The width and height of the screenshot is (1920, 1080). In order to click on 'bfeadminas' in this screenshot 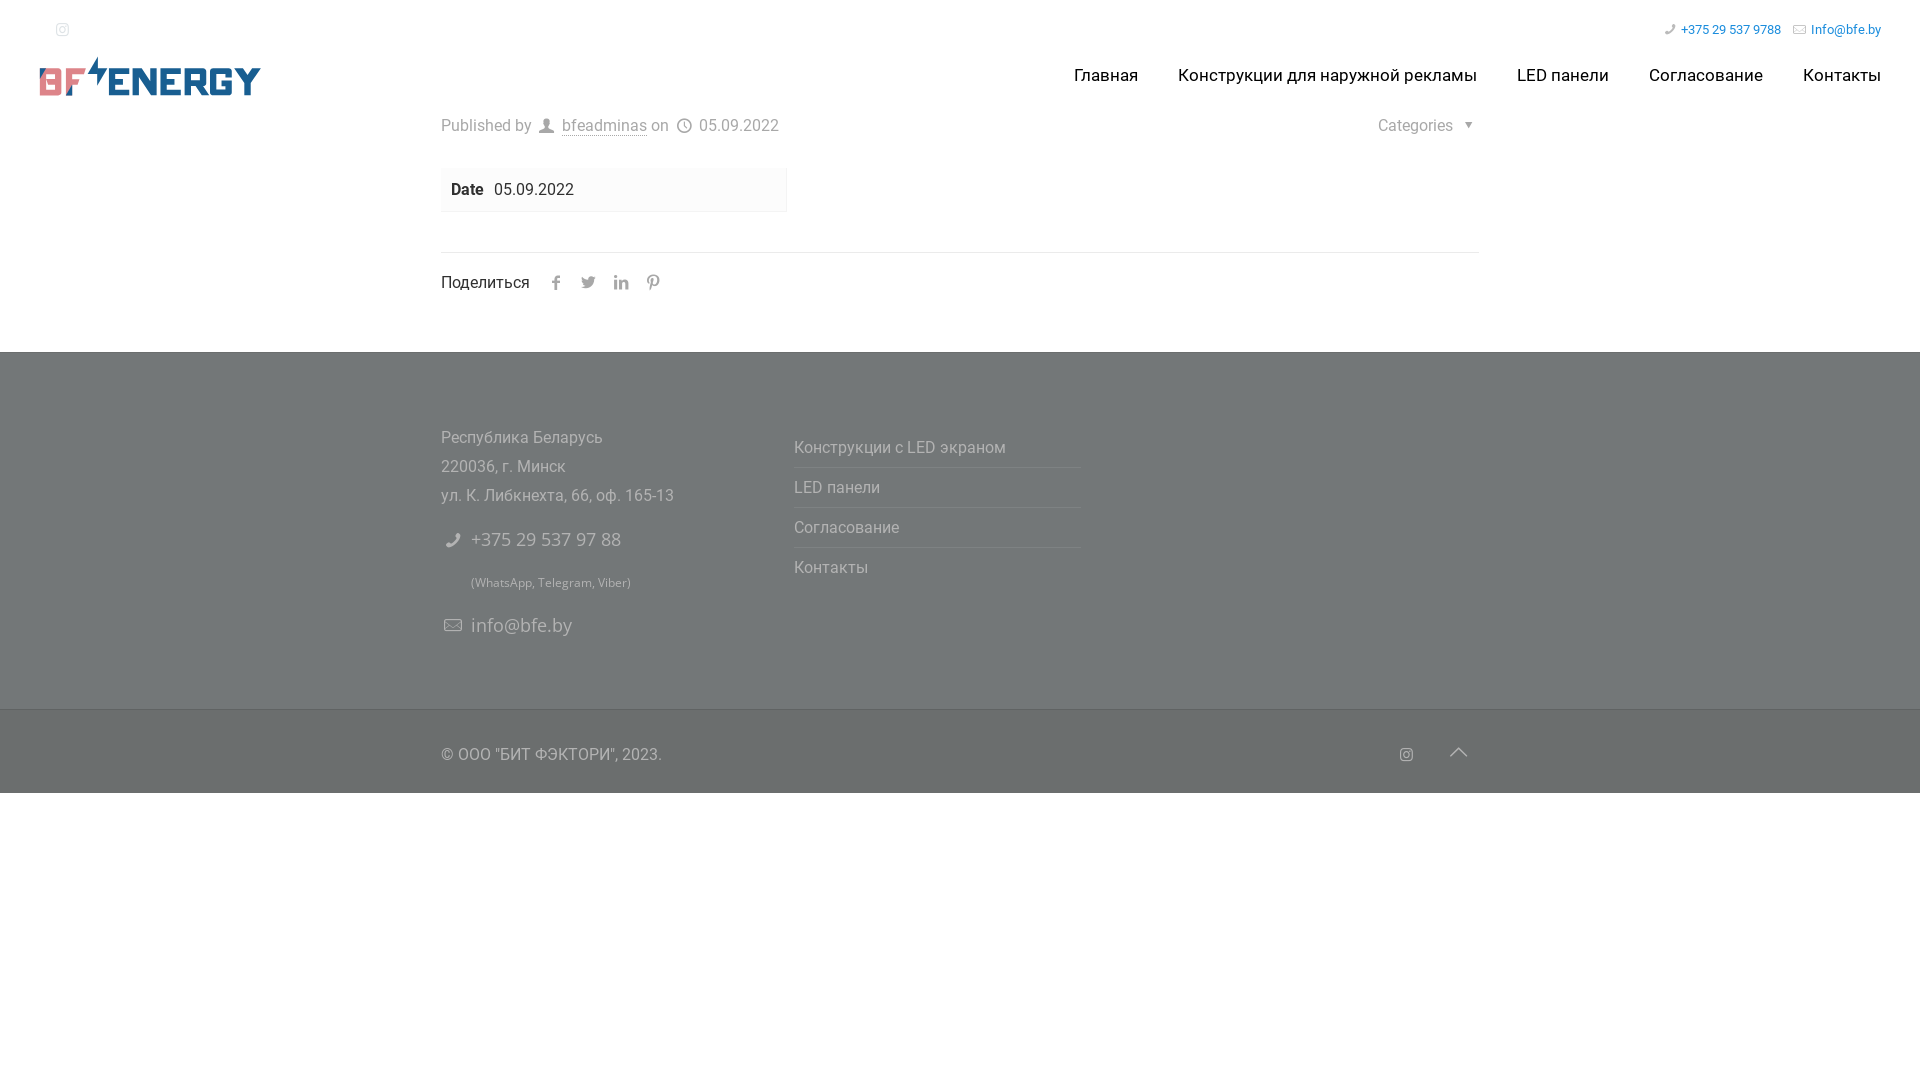, I will do `click(603, 126)`.